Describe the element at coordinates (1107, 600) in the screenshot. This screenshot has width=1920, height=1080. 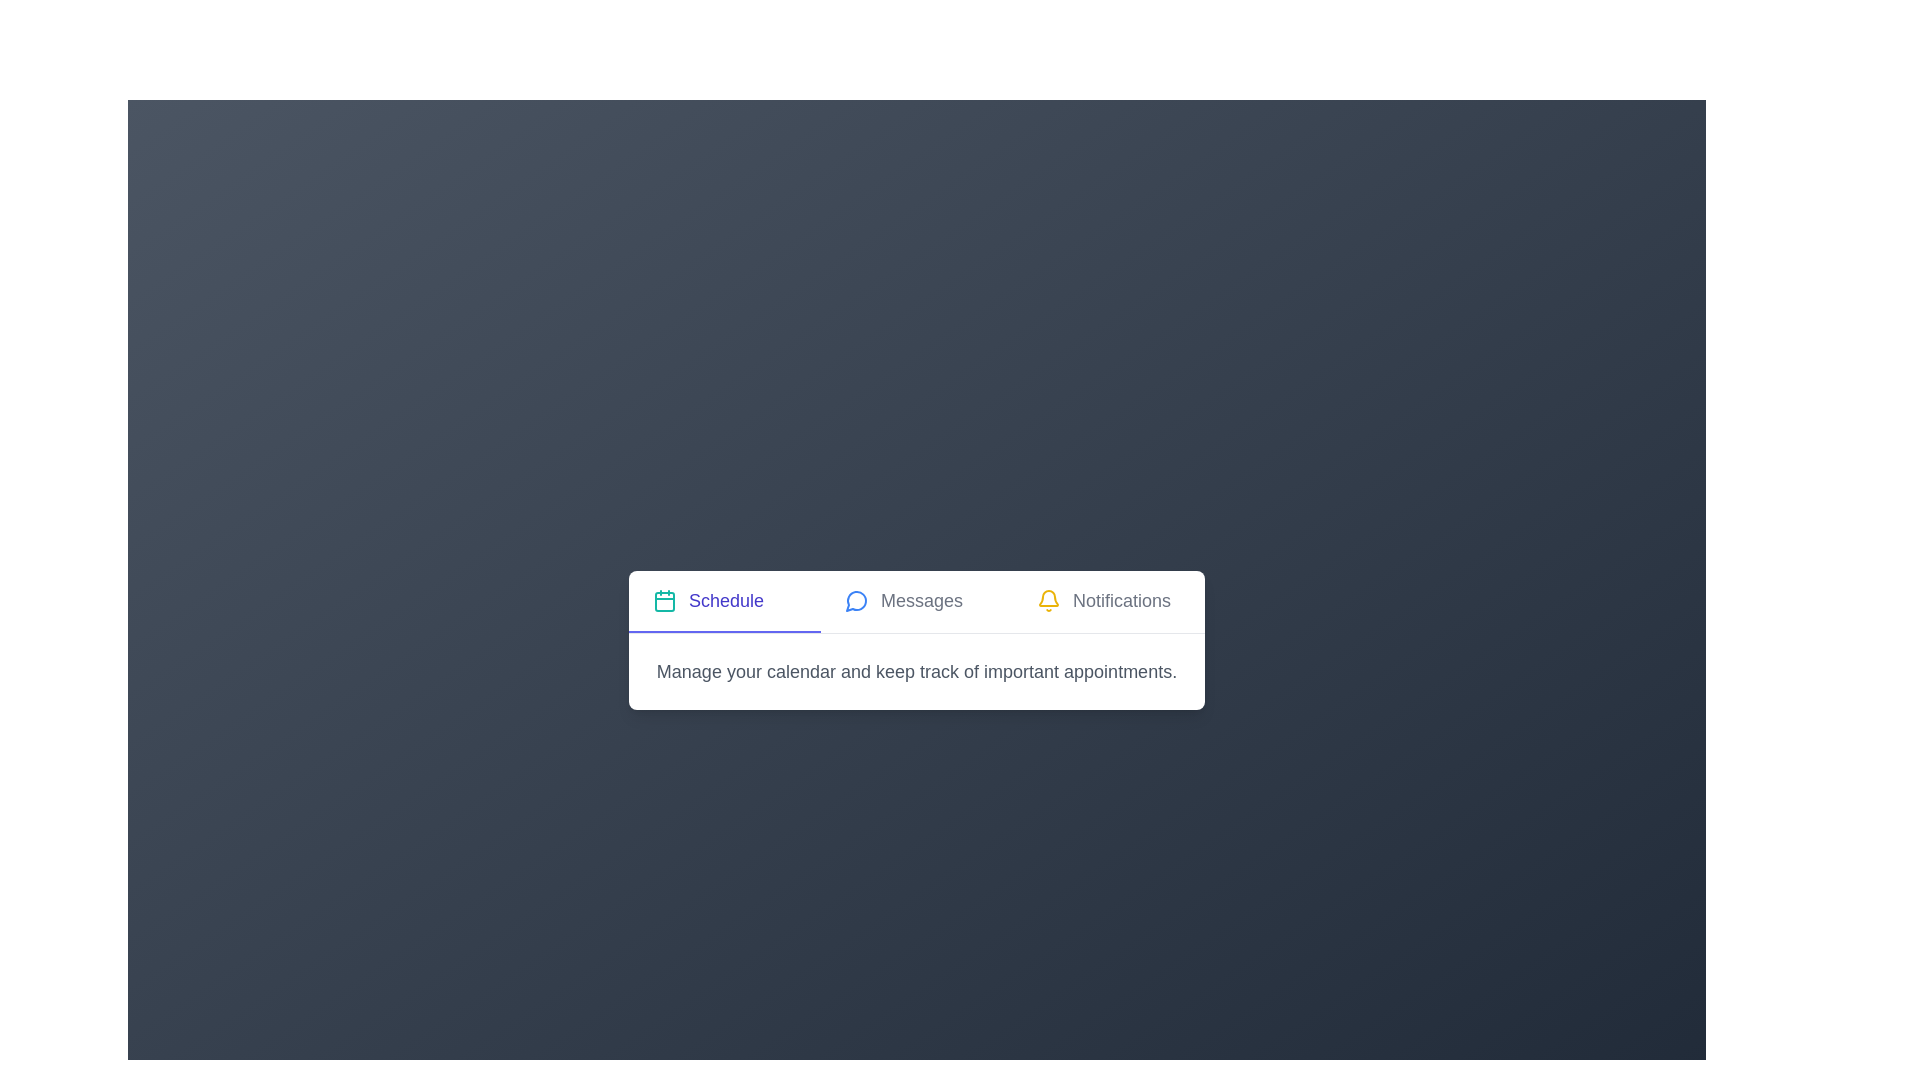
I see `the tab header named Notifications to activate it` at that location.